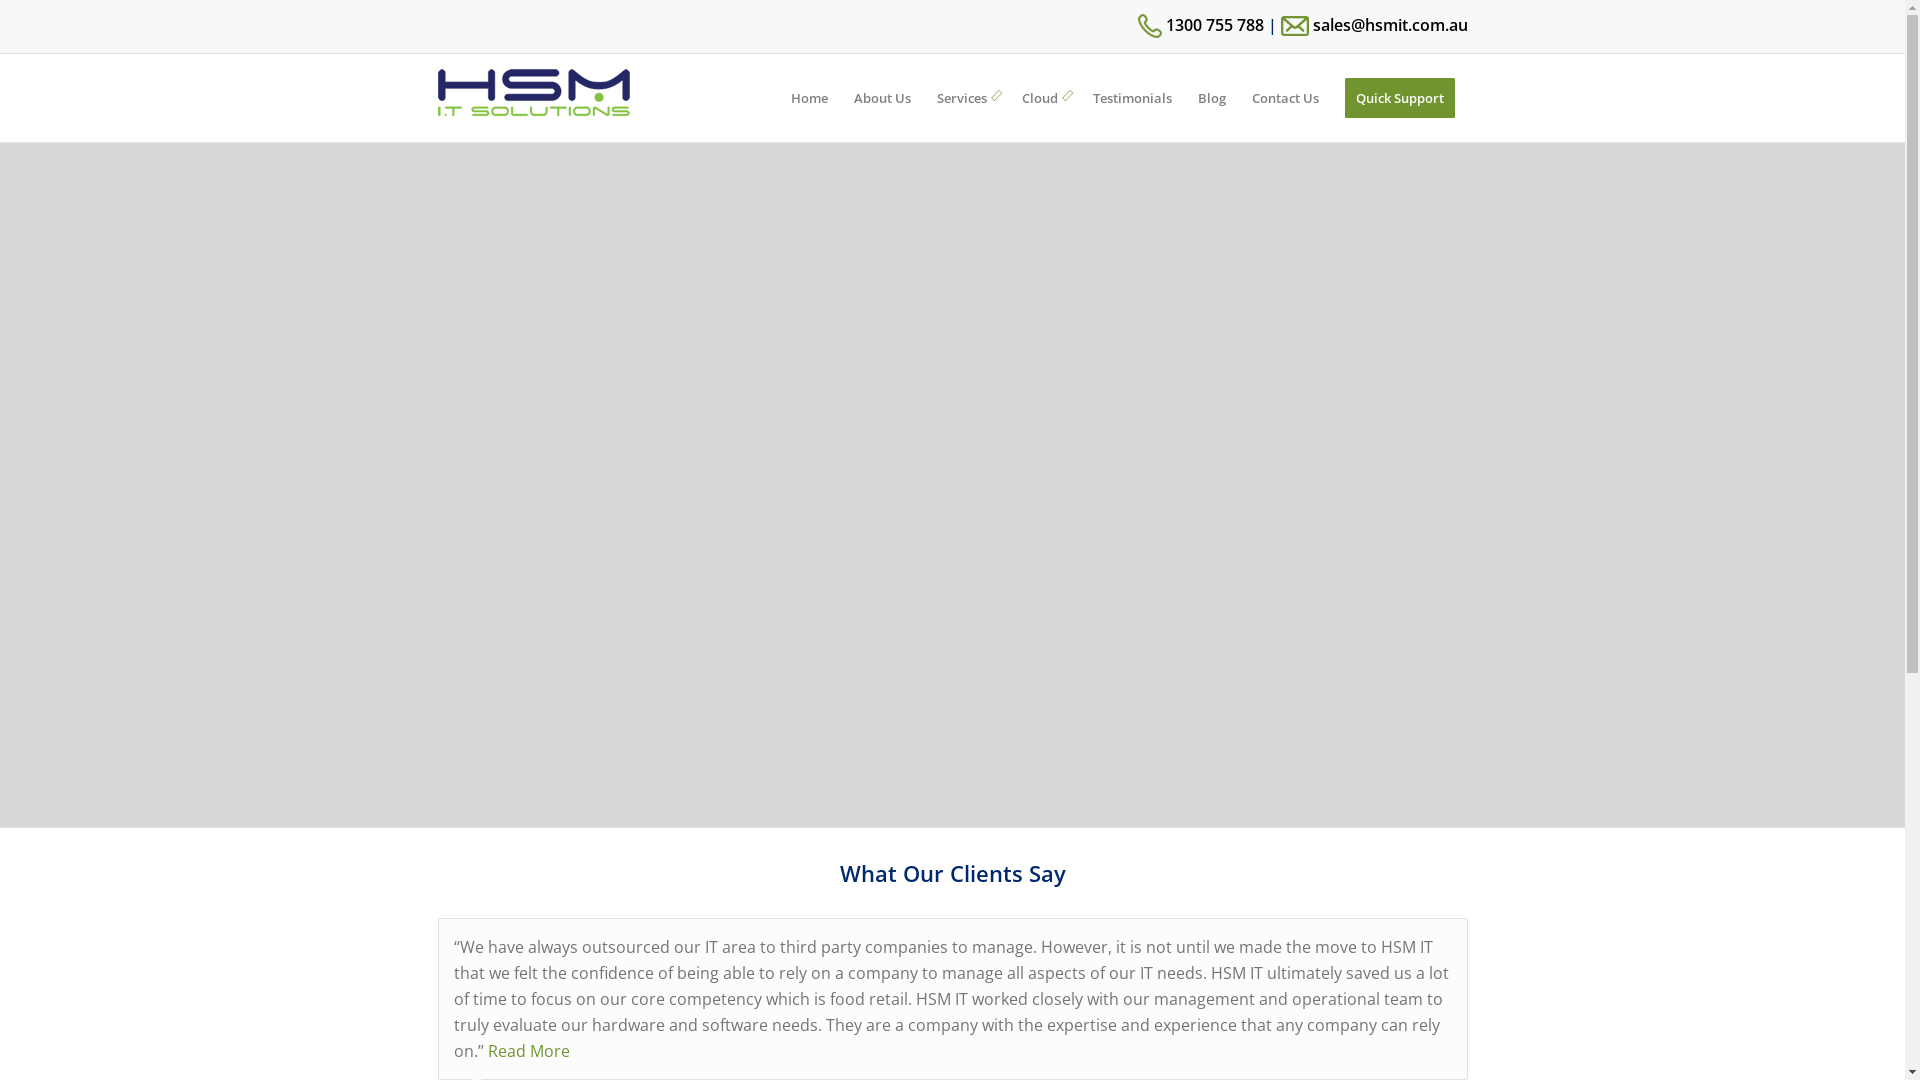 The image size is (1920, 1080). What do you see at coordinates (1373, 24) in the screenshot?
I see `'sales@hsmit.com.au'` at bounding box center [1373, 24].